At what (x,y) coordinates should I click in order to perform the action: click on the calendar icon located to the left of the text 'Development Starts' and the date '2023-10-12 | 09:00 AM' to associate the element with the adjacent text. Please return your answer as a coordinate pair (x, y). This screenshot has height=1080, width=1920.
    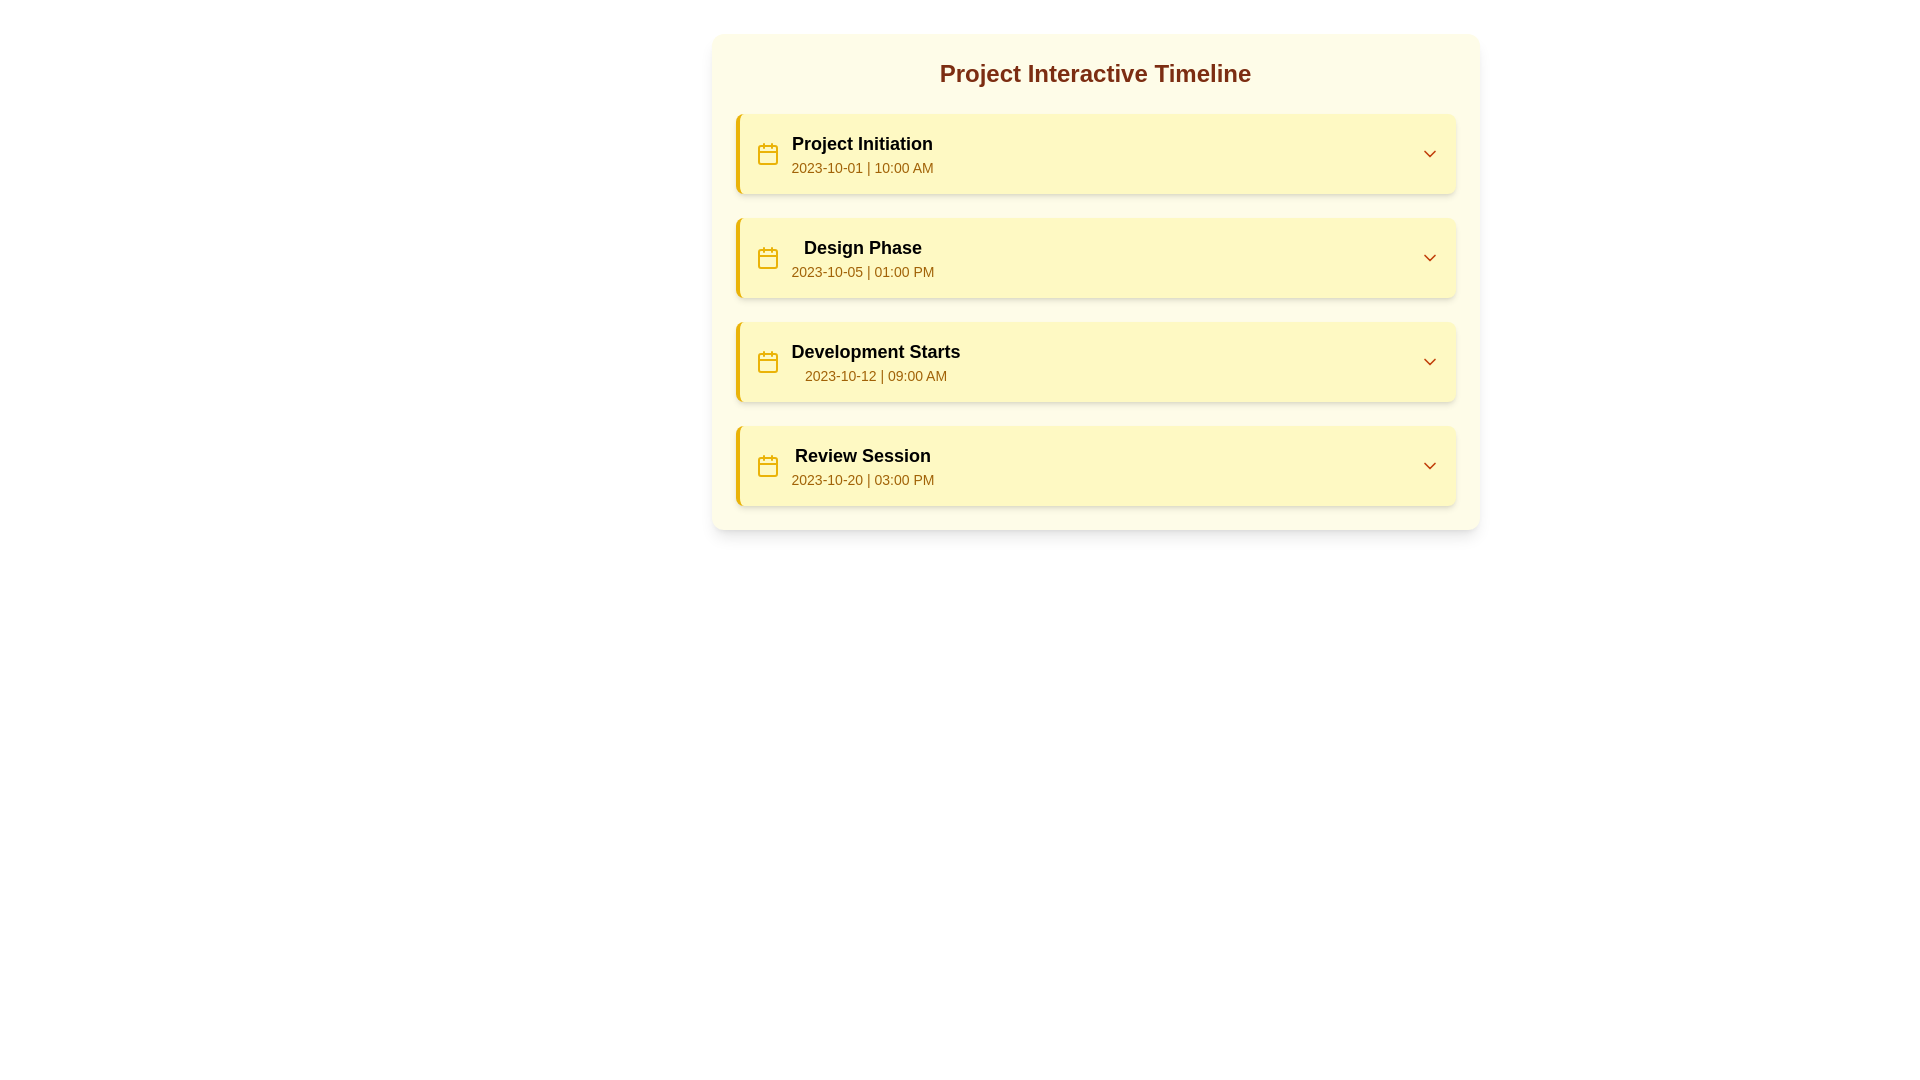
    Looking at the image, I should click on (766, 362).